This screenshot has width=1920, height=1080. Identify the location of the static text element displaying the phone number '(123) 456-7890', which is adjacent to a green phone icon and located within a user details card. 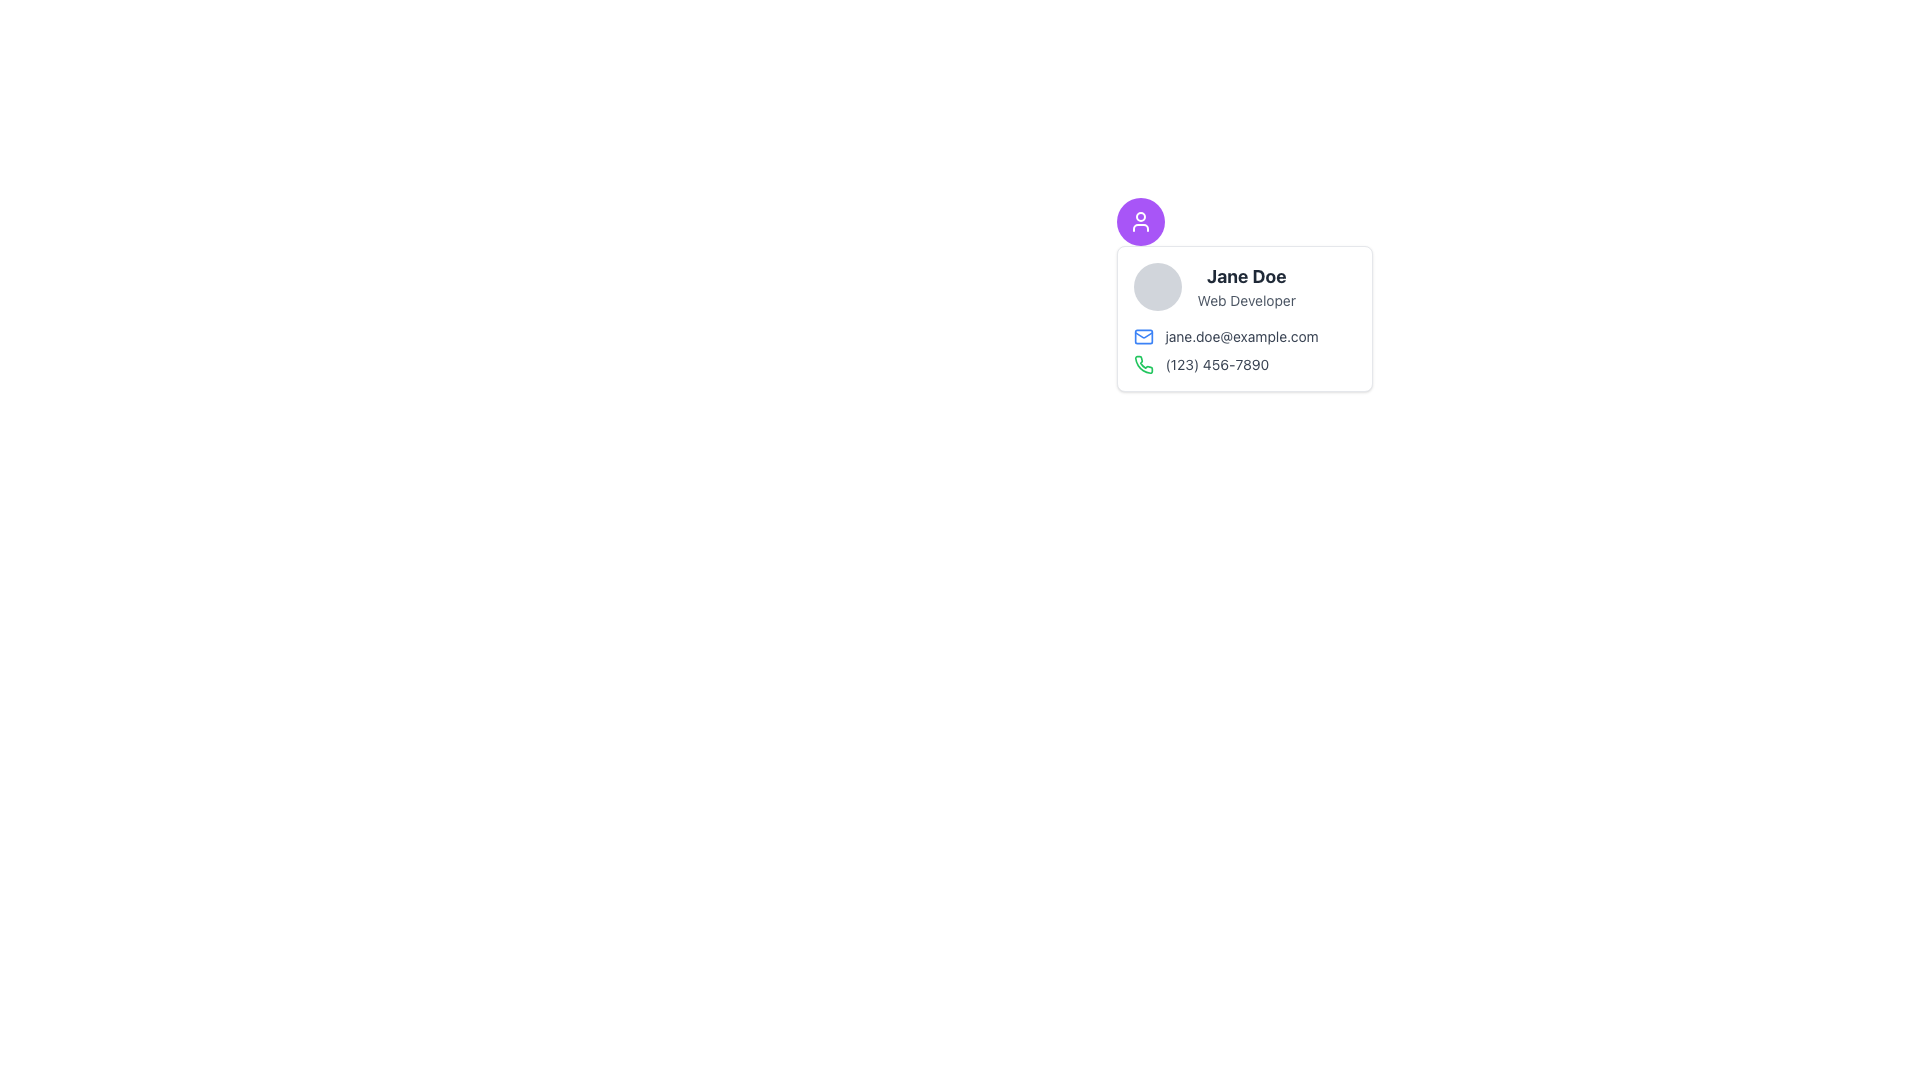
(1216, 365).